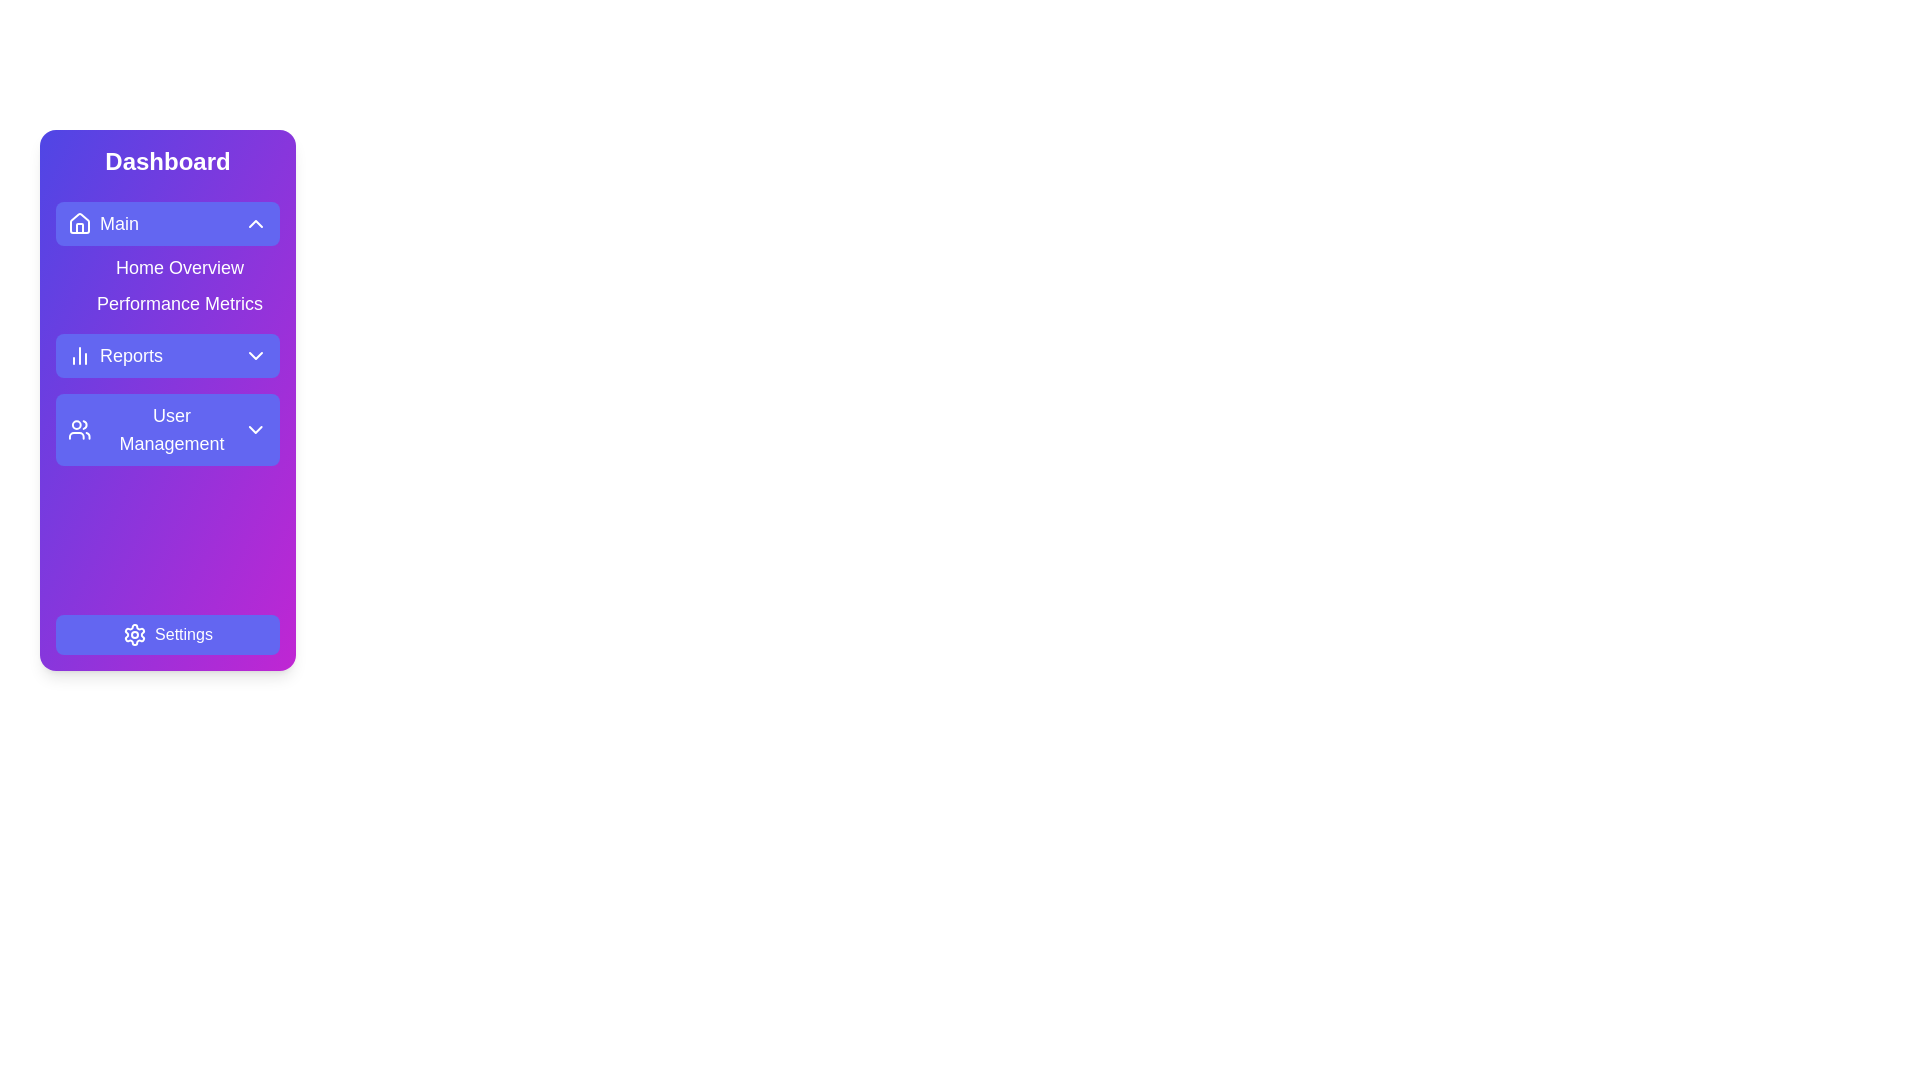  Describe the element at coordinates (168, 635) in the screenshot. I see `the 'Settings' button located at the bottom of the sidebar, which features a gear-shaped icon and has a gradient background from indigo to fuchsia` at that location.